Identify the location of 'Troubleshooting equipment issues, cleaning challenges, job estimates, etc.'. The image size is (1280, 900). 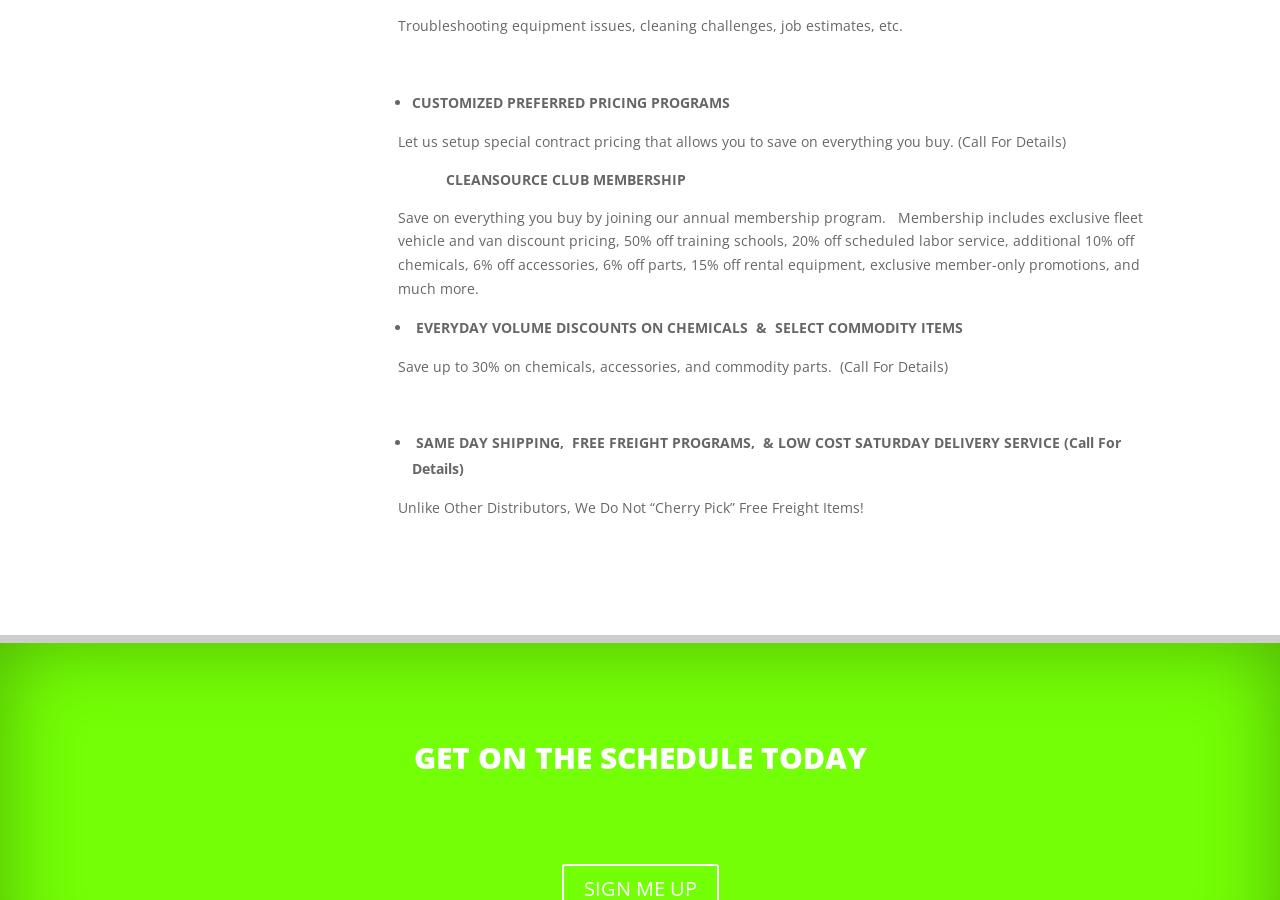
(650, 24).